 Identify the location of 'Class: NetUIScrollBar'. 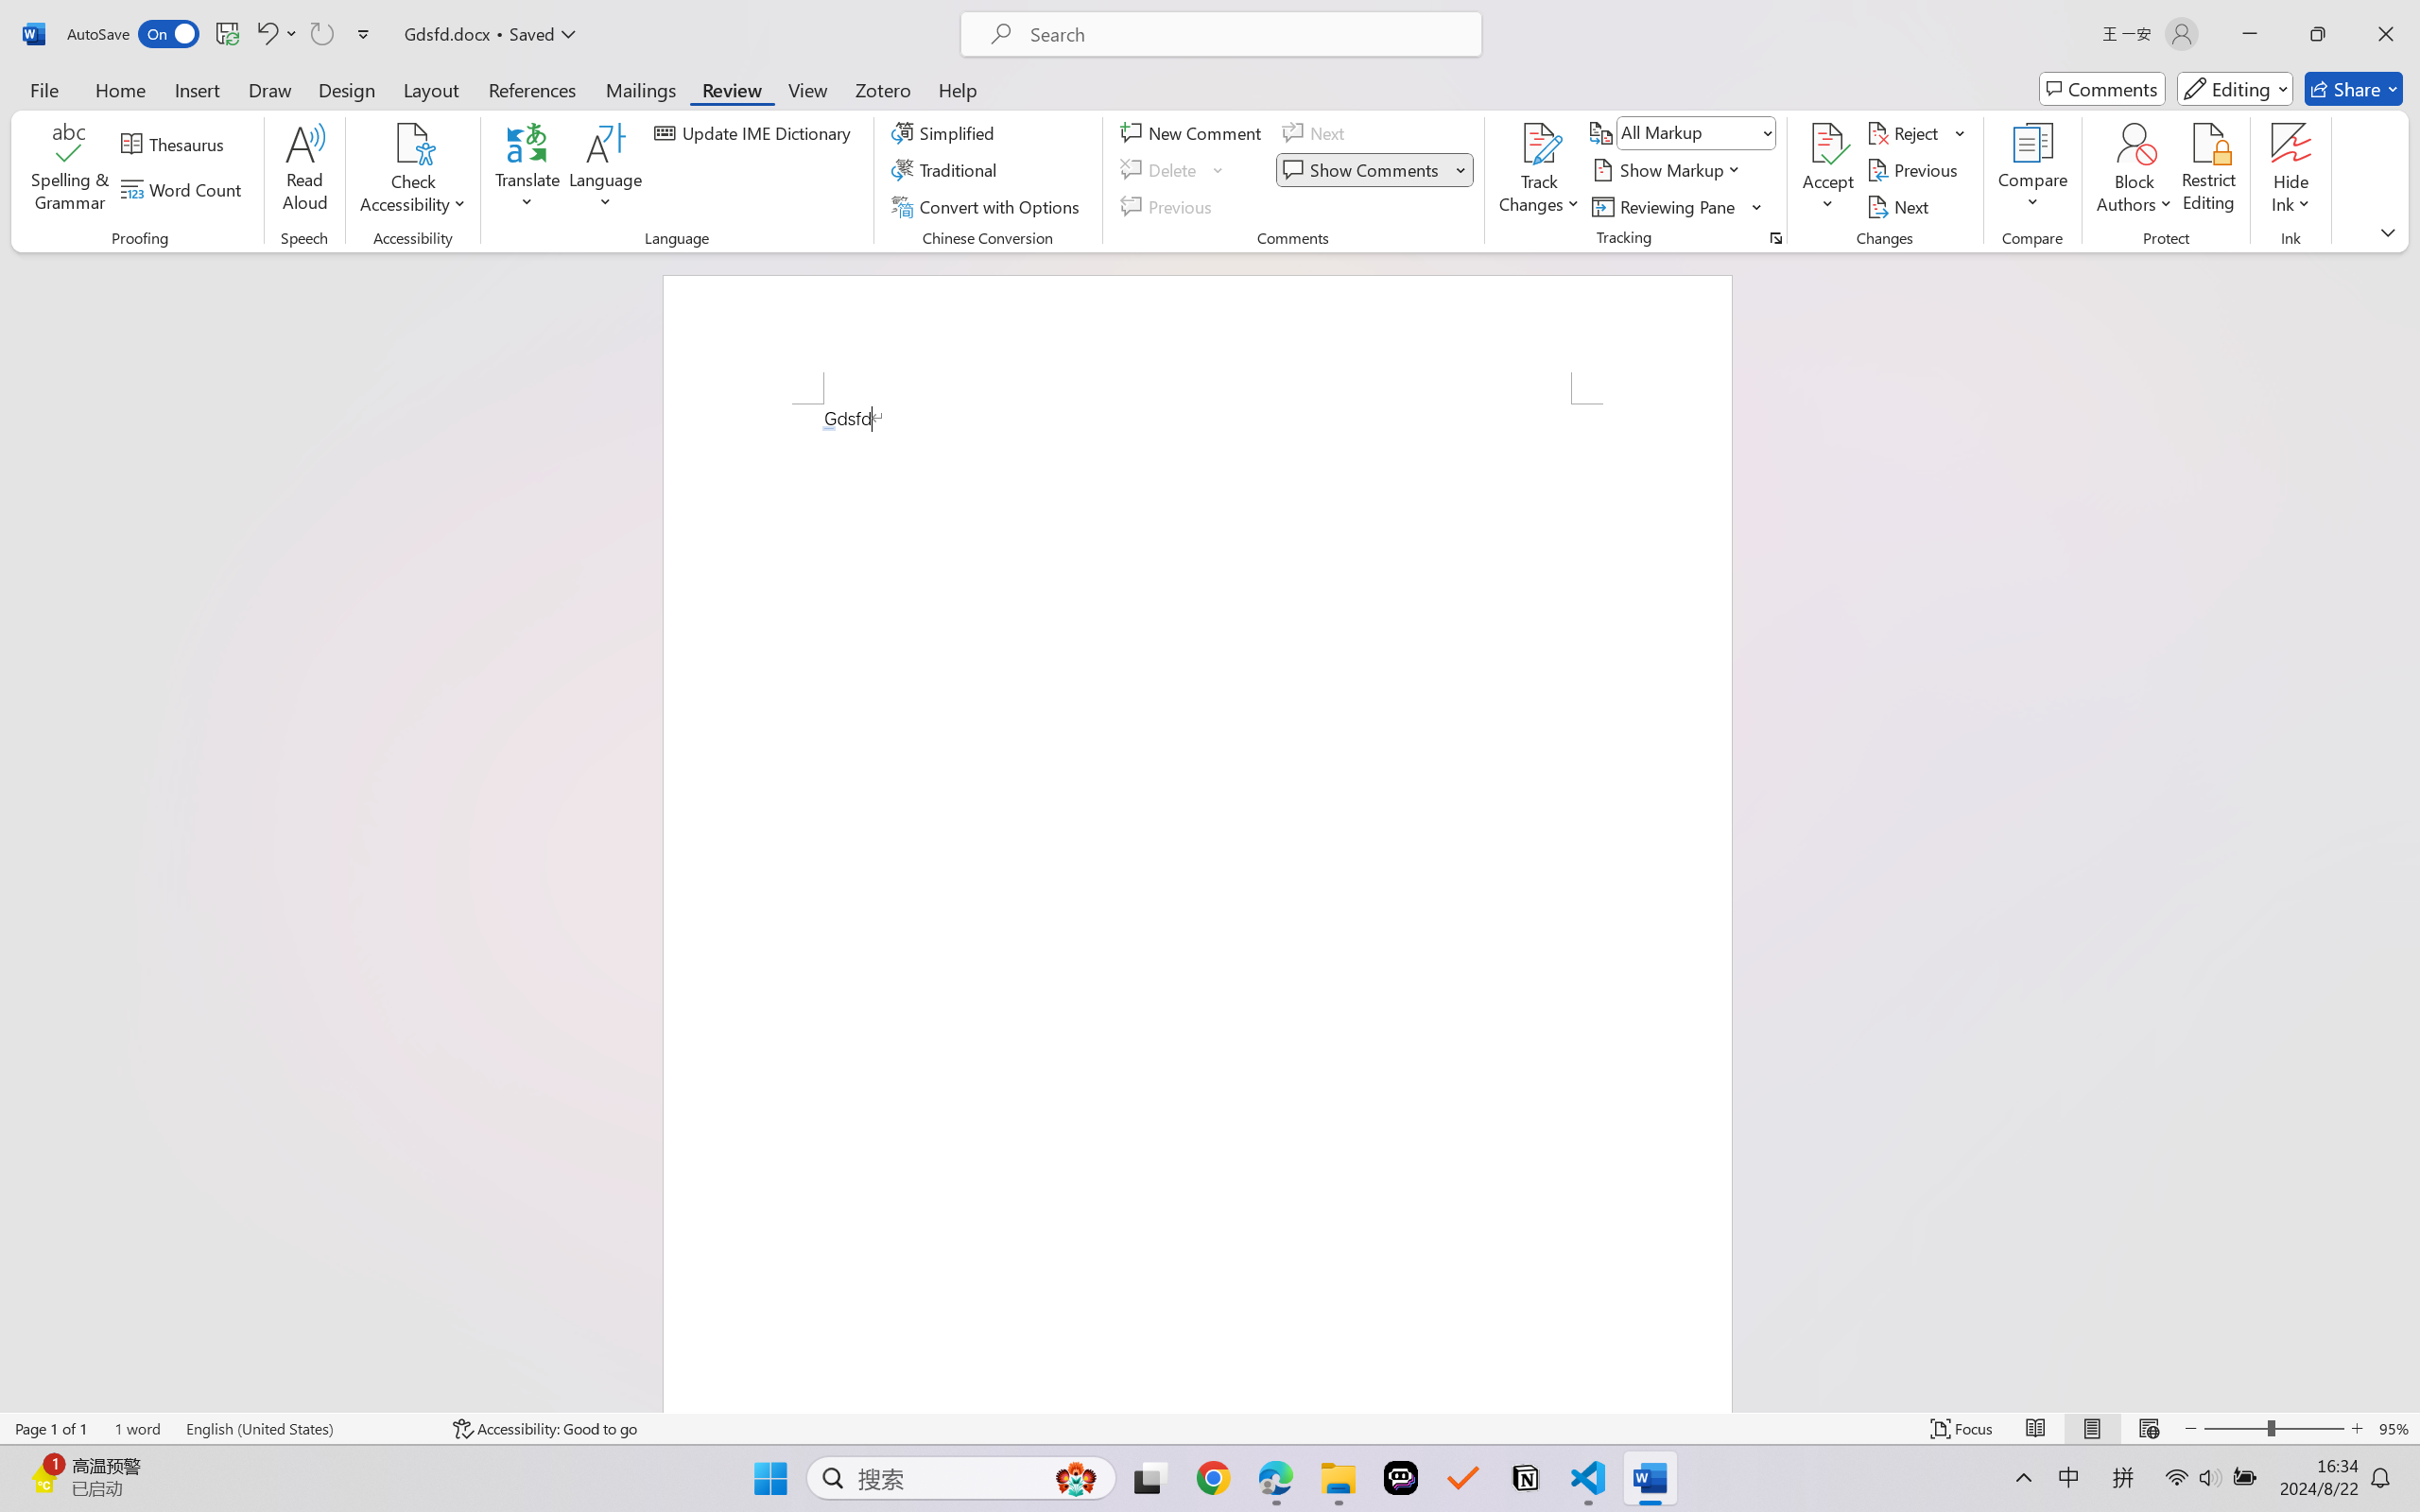
(2407, 831).